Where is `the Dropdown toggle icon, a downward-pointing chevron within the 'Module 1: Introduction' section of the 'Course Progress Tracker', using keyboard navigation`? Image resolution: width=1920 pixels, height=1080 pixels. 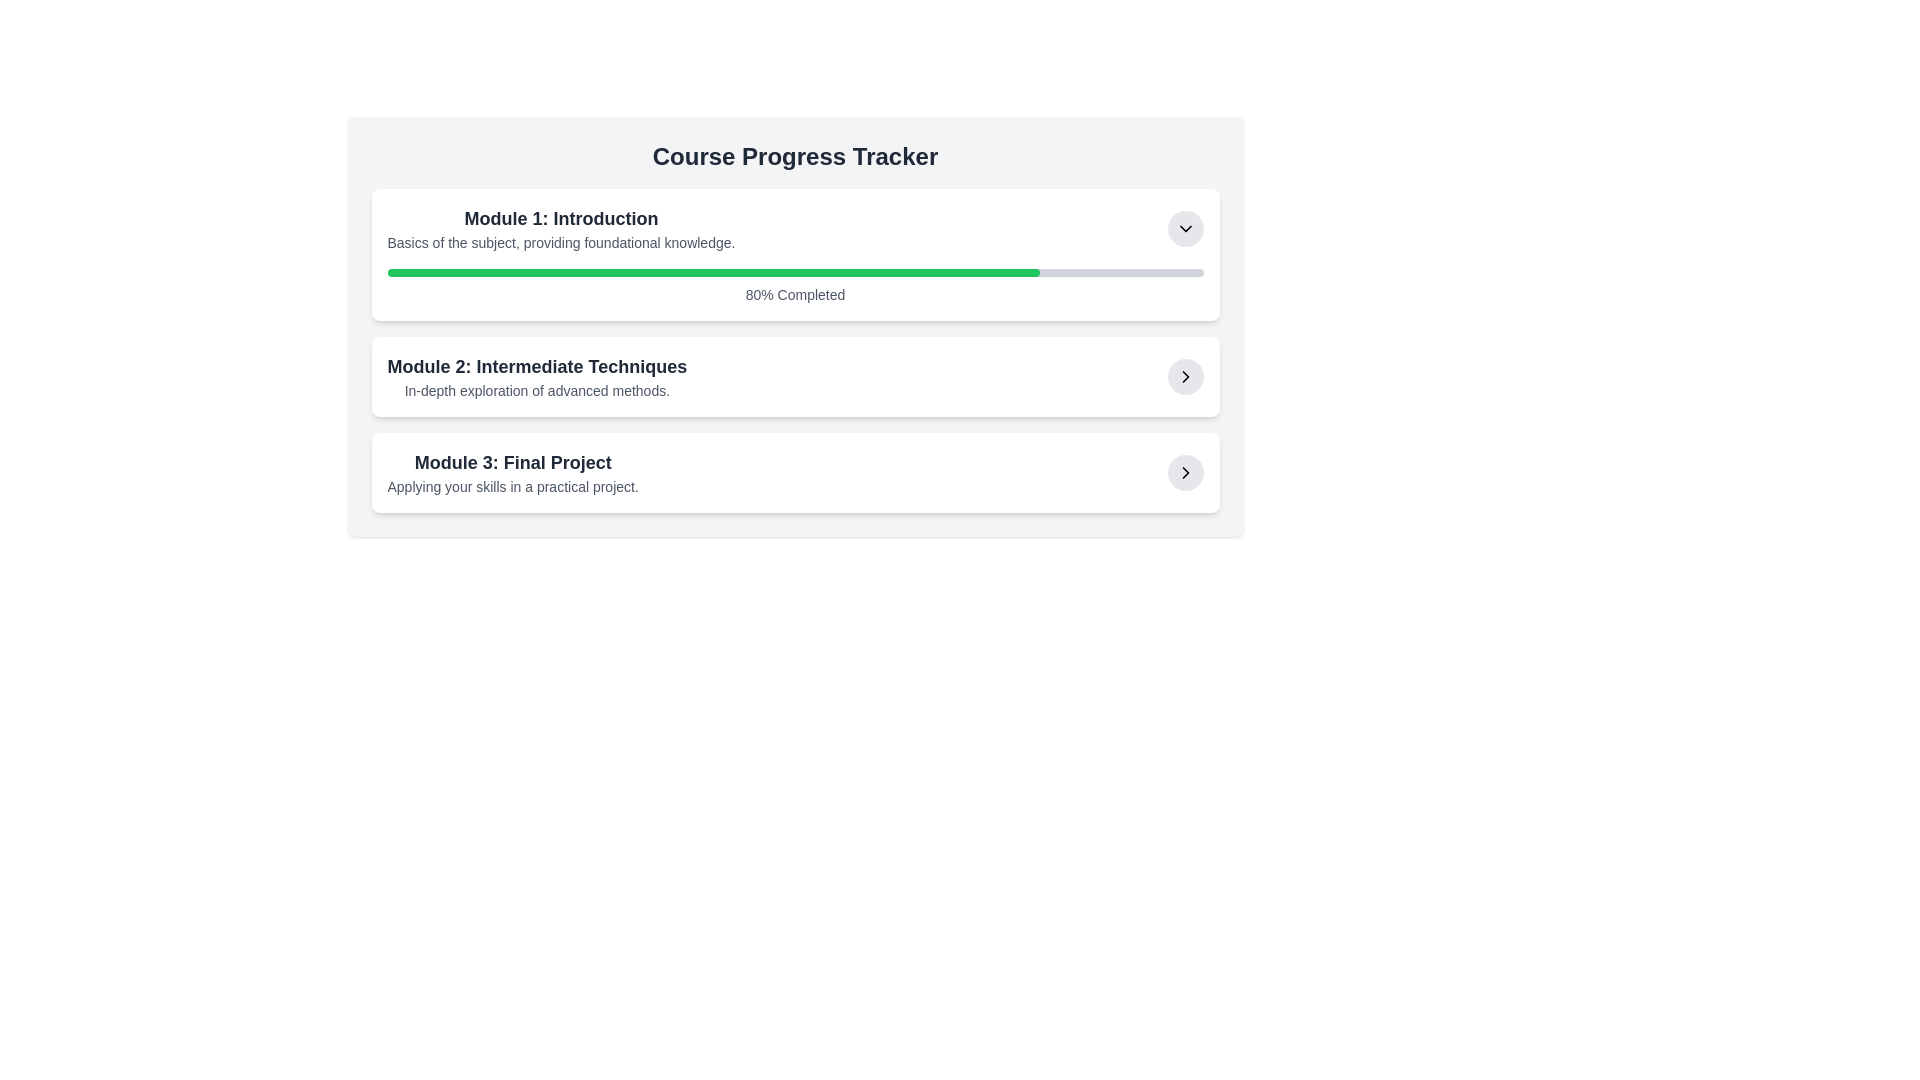 the Dropdown toggle icon, a downward-pointing chevron within the 'Module 1: Introduction' section of the 'Course Progress Tracker', using keyboard navigation is located at coordinates (1185, 227).